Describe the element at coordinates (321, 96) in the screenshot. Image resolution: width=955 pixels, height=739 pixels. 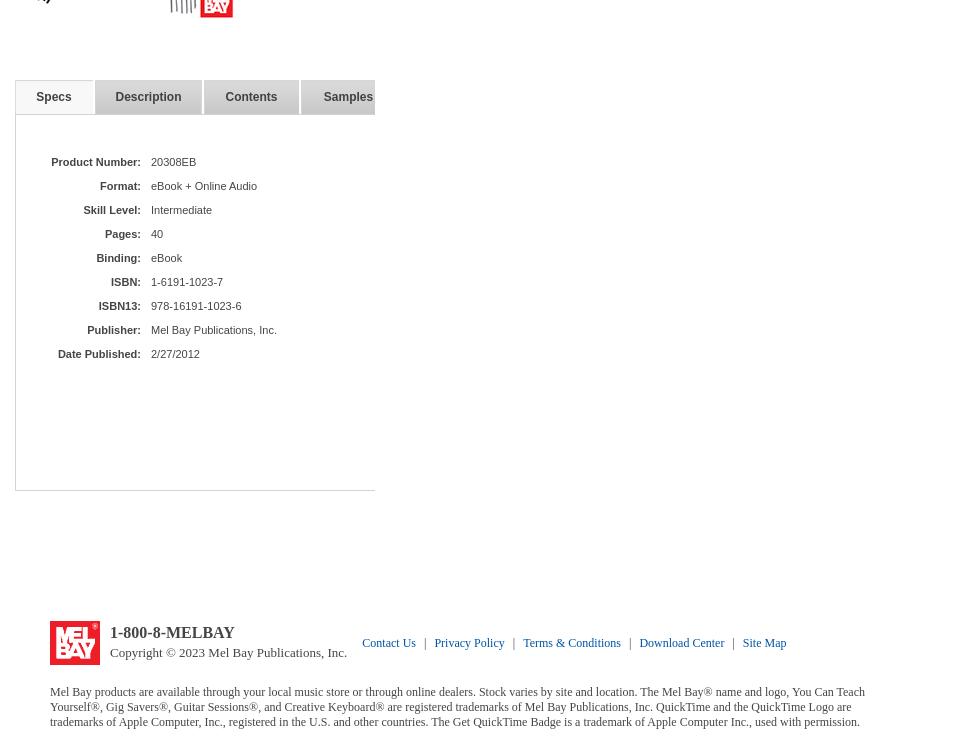
I see `'Samples'` at that location.